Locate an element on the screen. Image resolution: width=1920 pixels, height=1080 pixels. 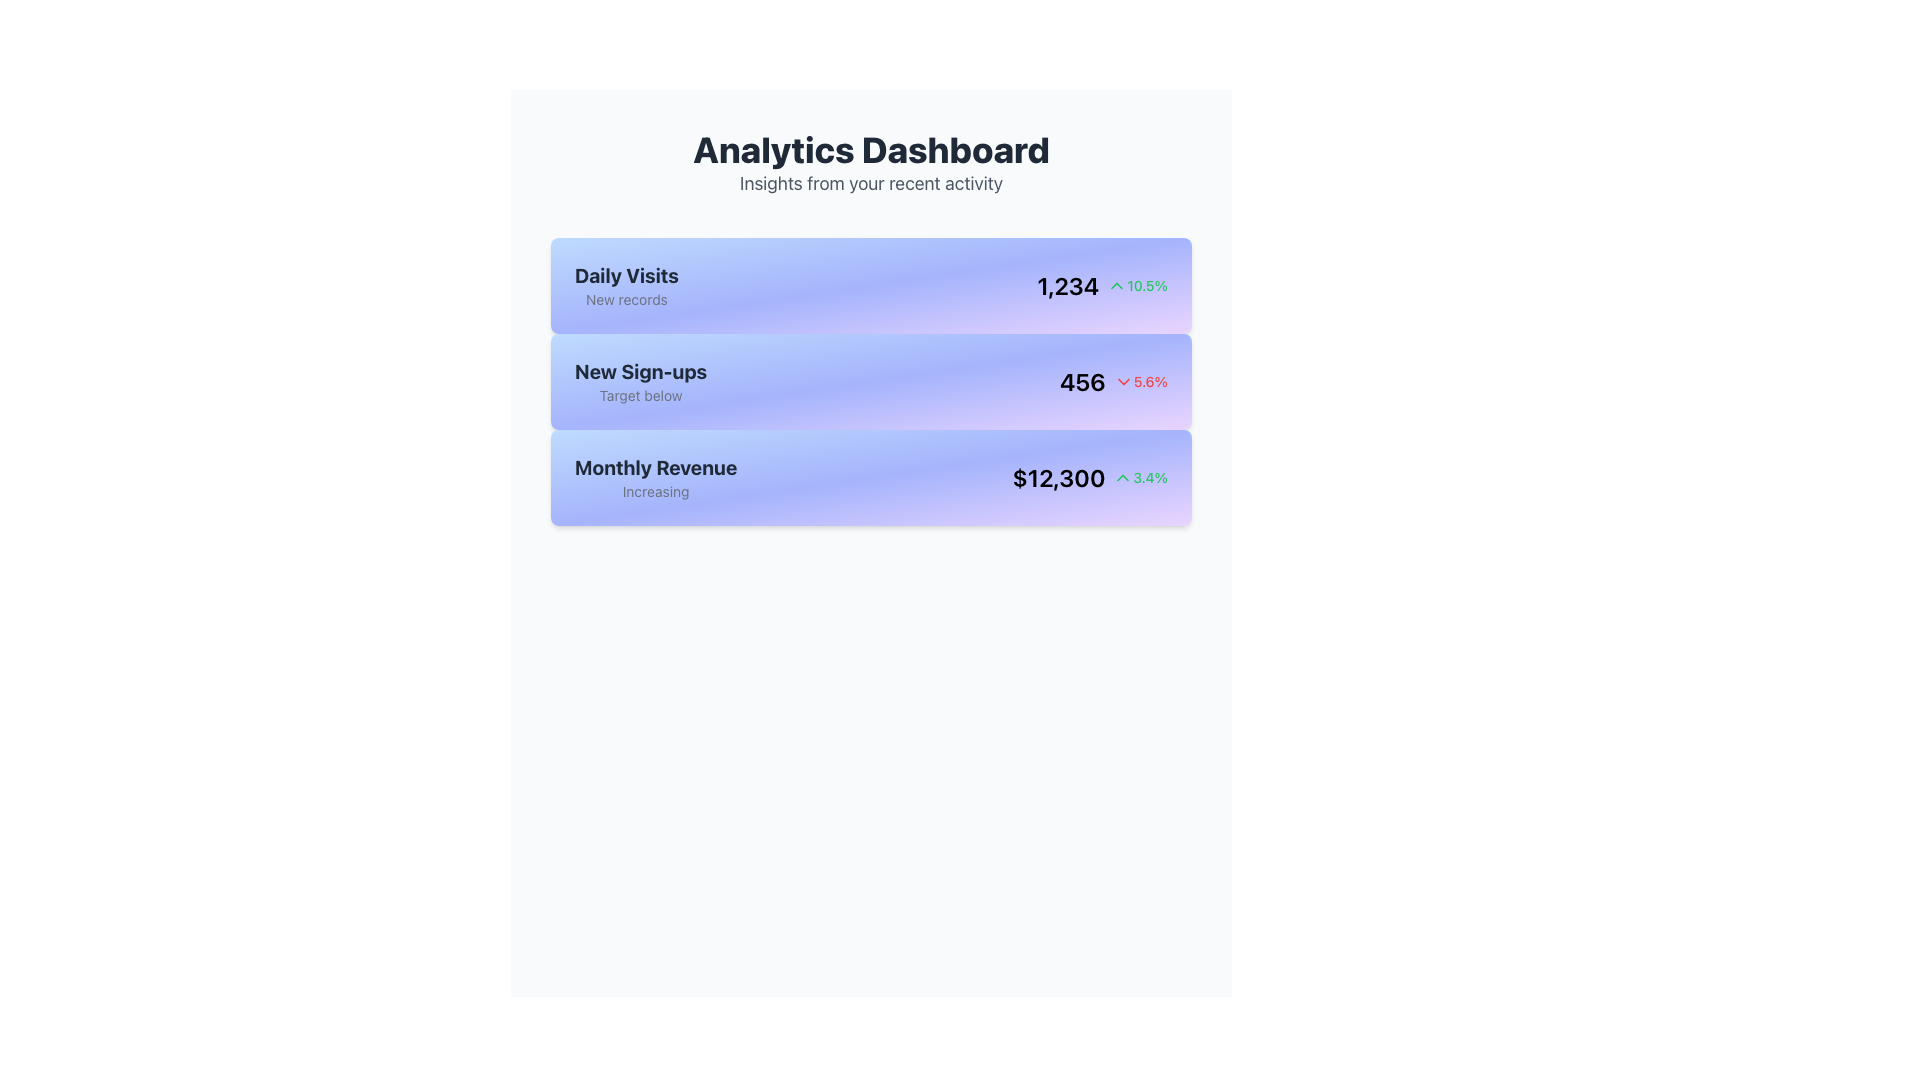
the text label 'New records' which is located directly below 'Daily Visits' in the first information card, aligned to the left side of the card is located at coordinates (625, 300).